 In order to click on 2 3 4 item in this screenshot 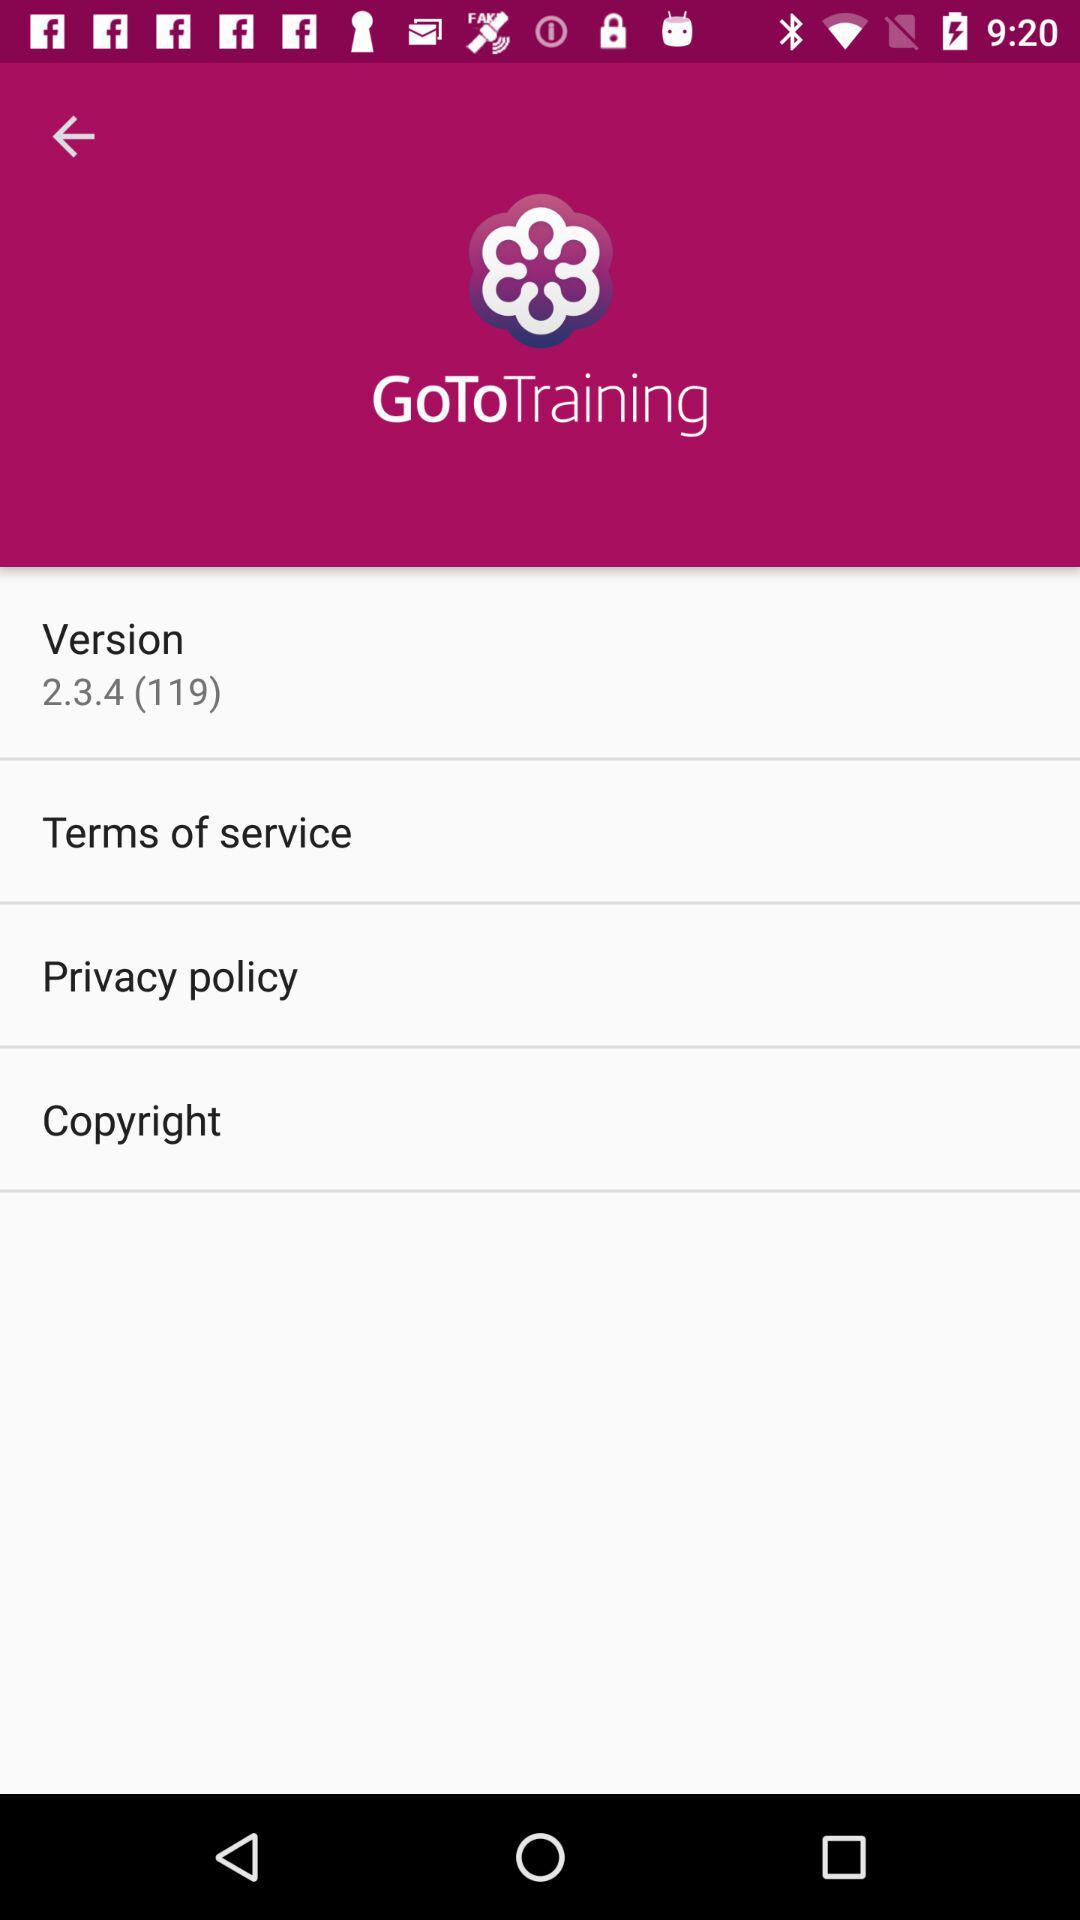, I will do `click(131, 690)`.